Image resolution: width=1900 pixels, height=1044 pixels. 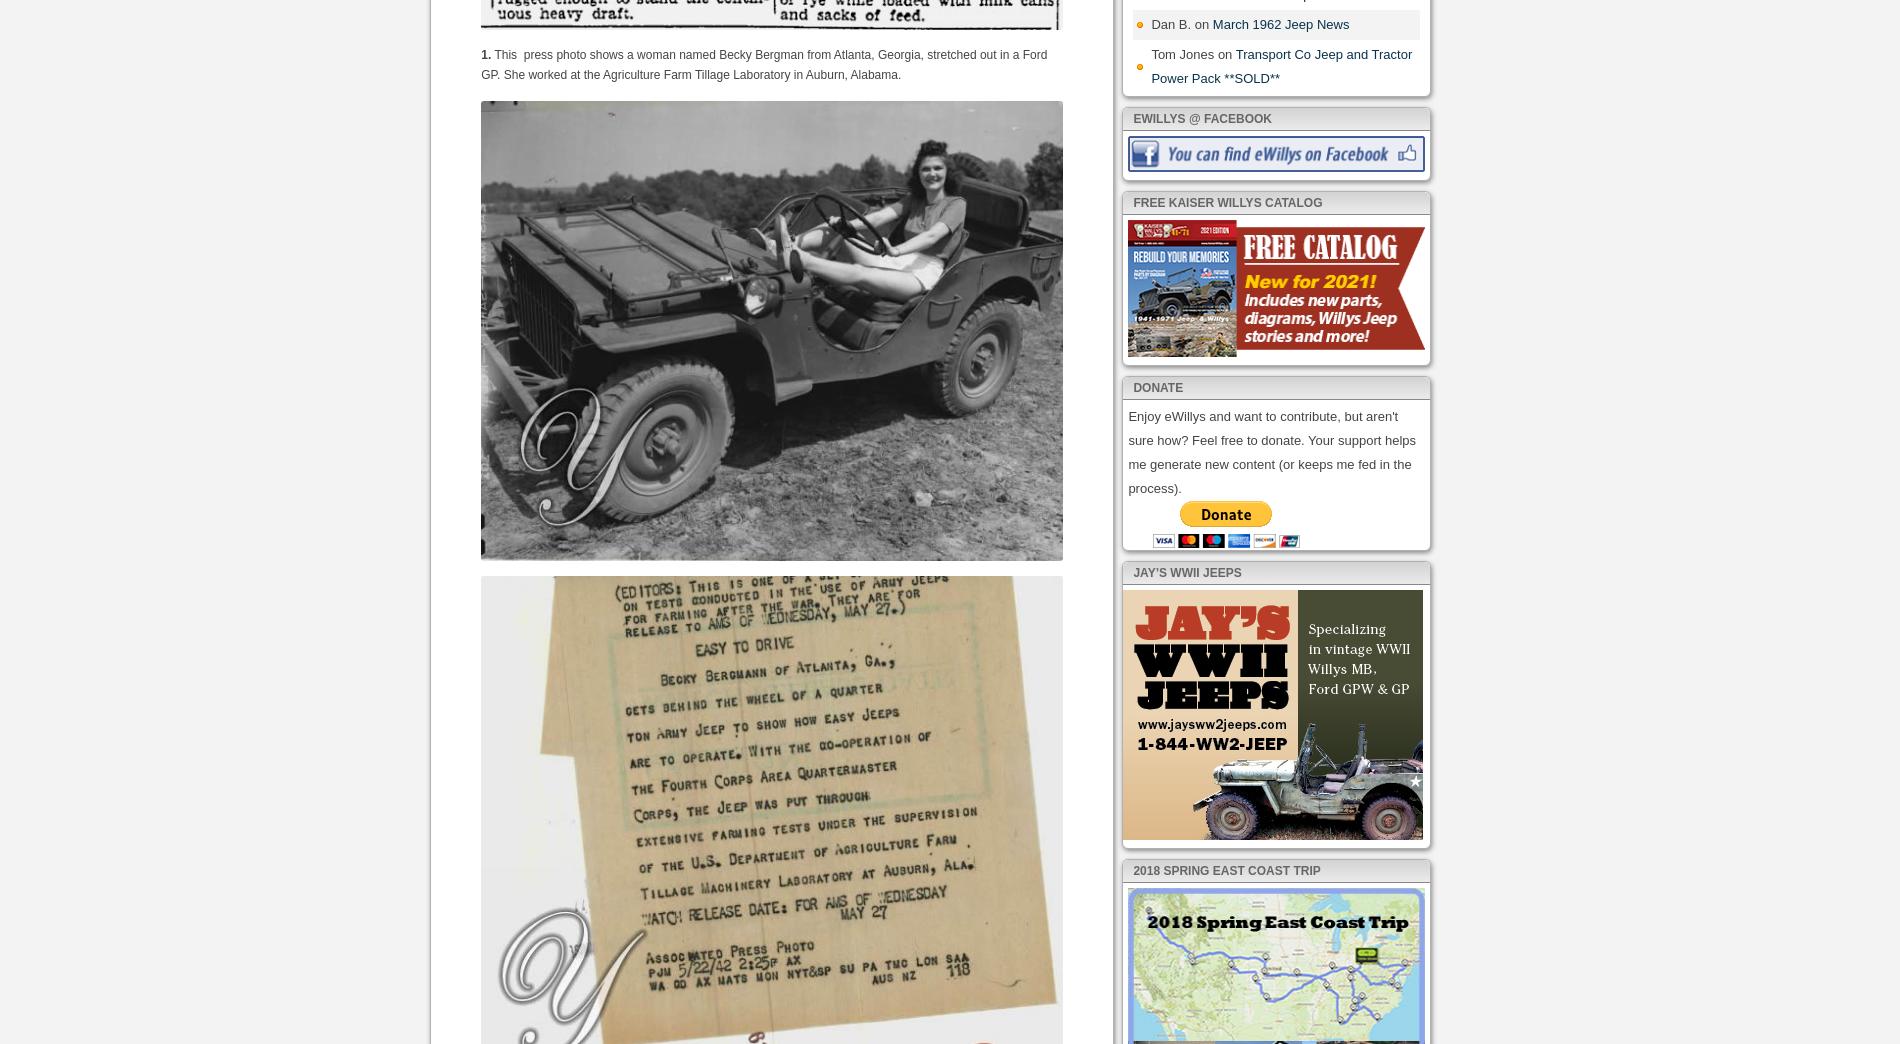 I want to click on '2018 Spring East Coast Trip', so click(x=1225, y=871).